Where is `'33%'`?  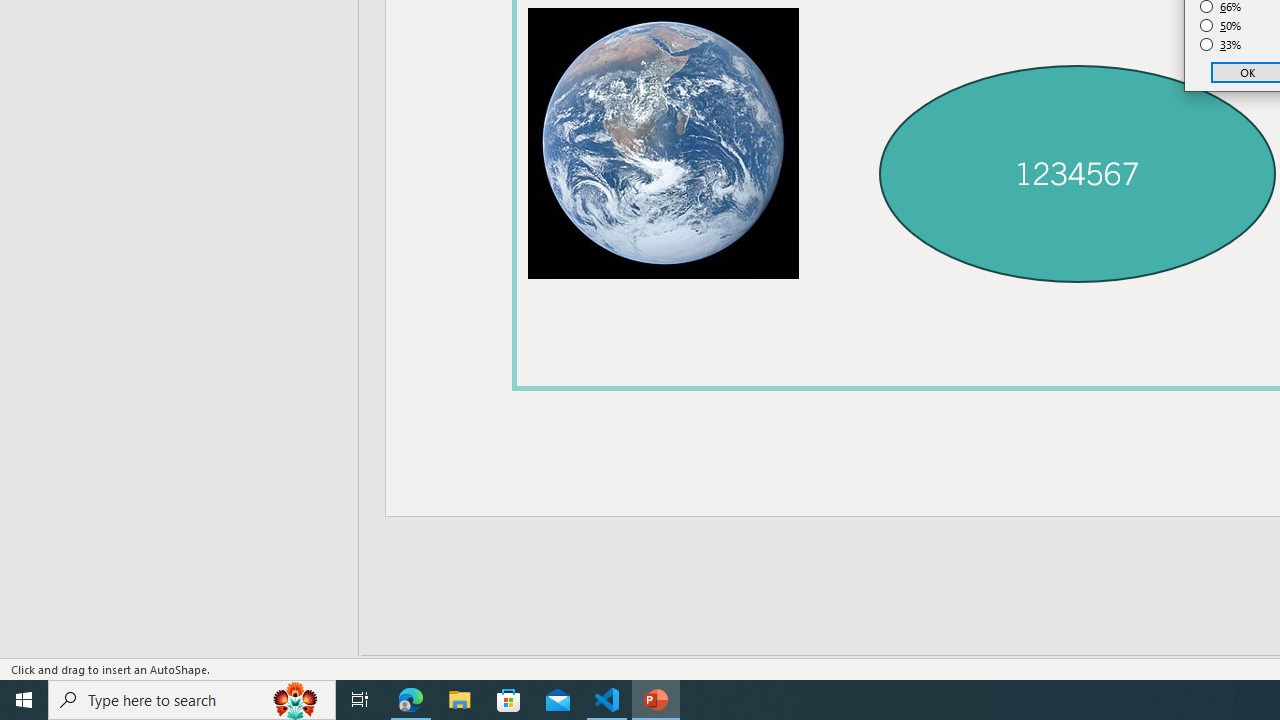
'33%' is located at coordinates (1220, 45).